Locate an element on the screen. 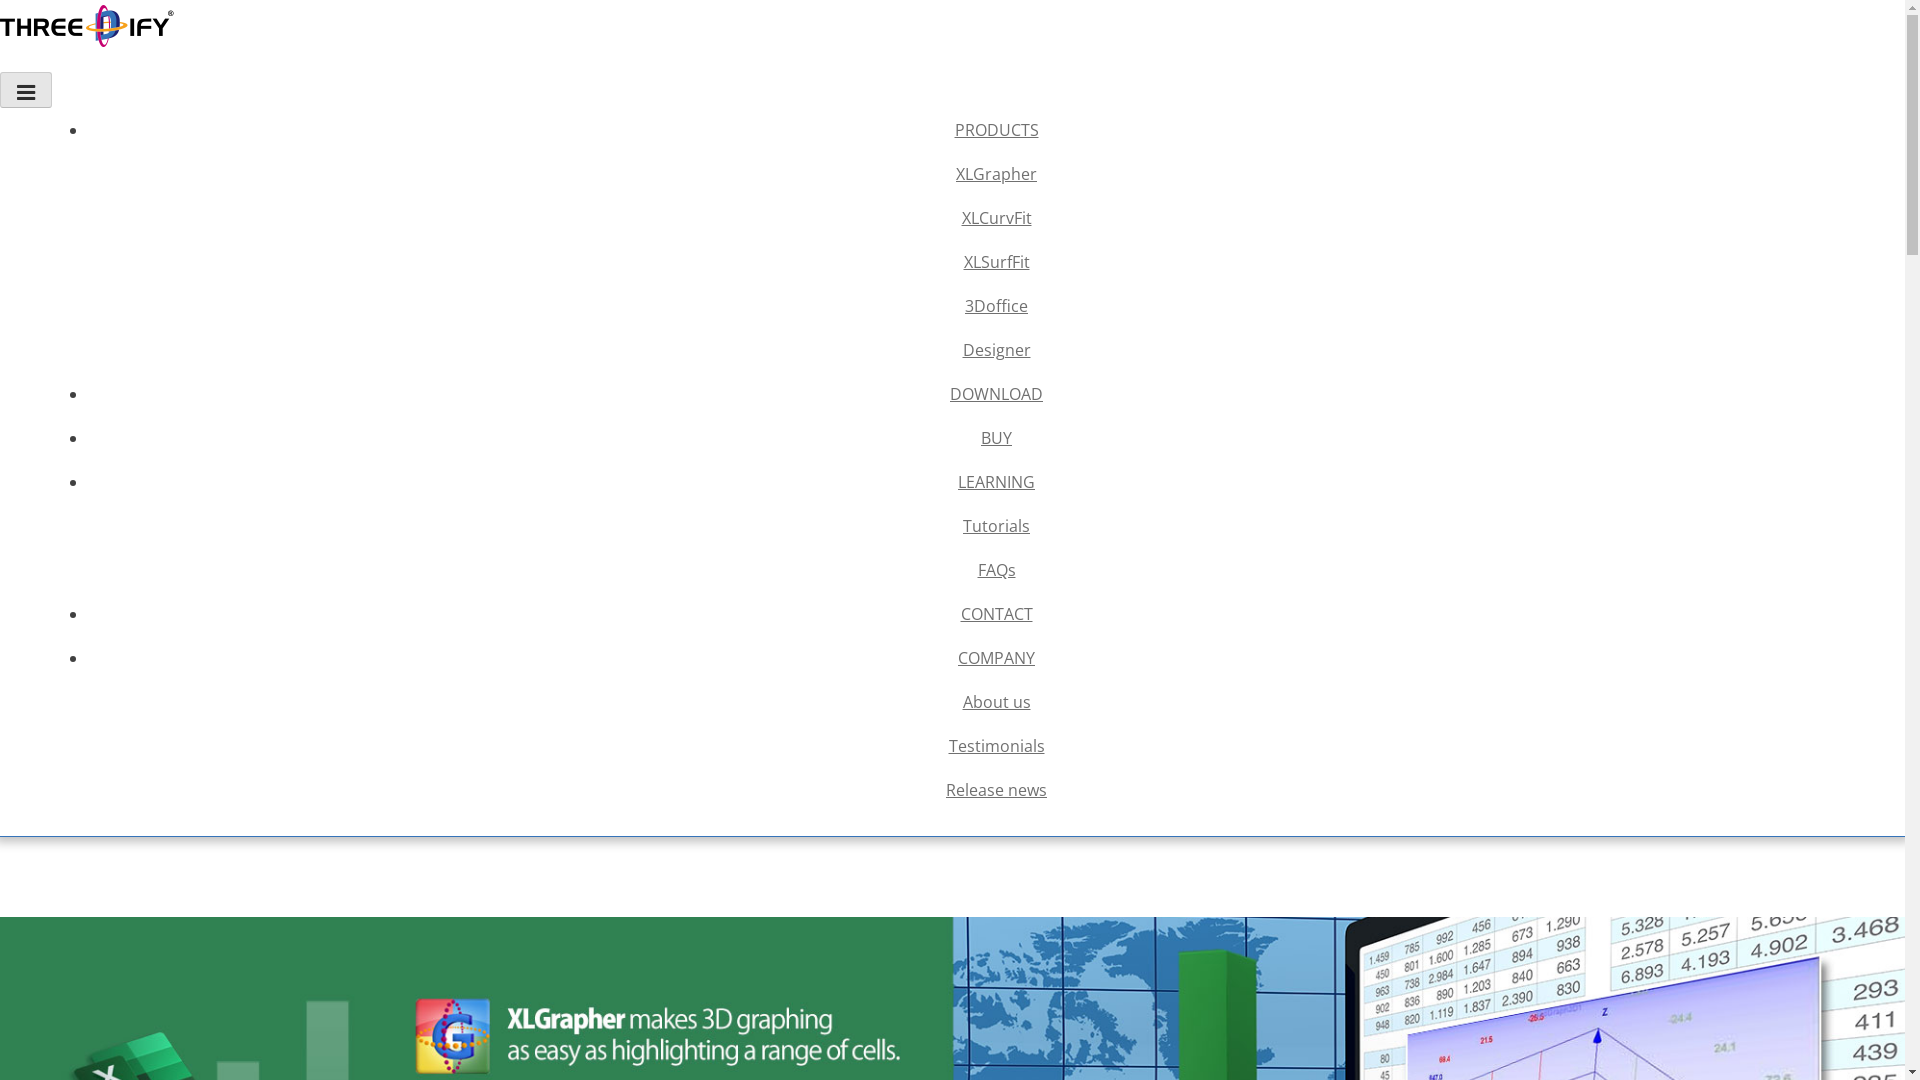  'About us' is located at coordinates (996, 701).